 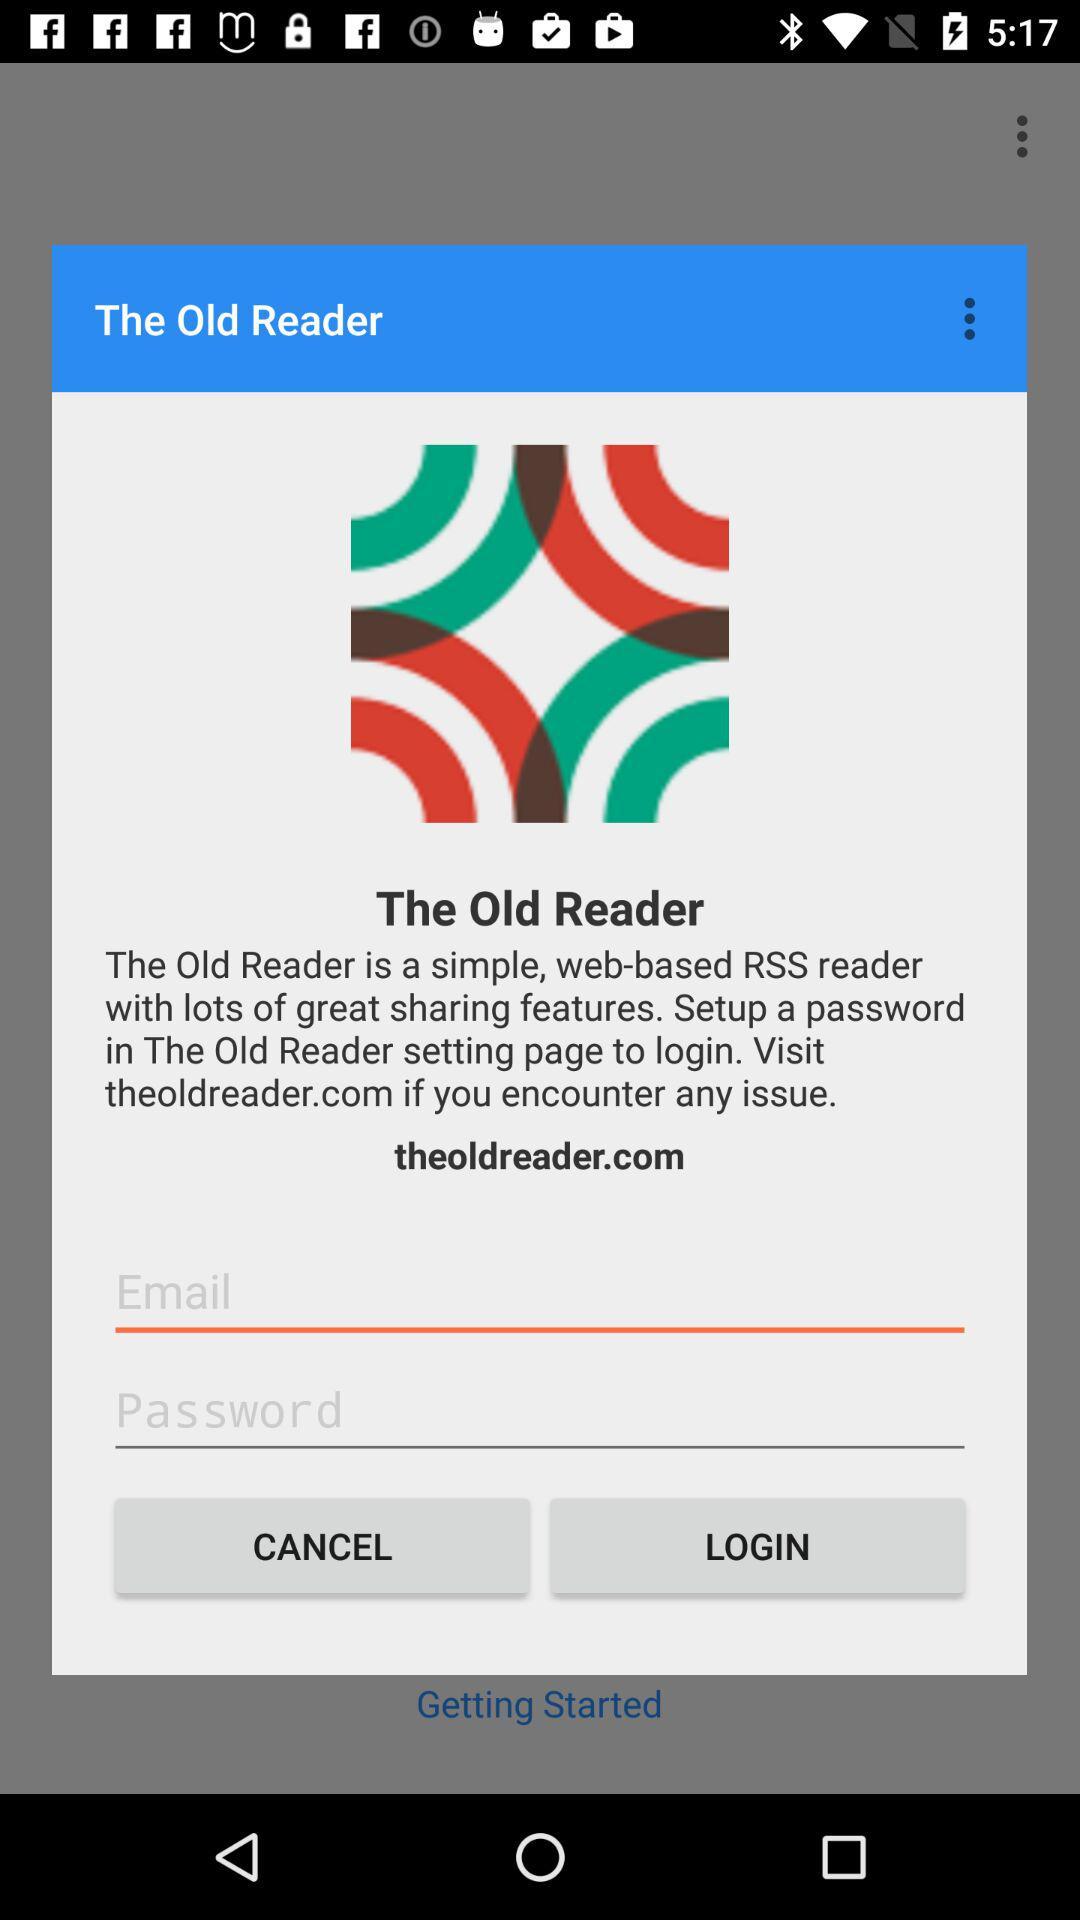 What do you see at coordinates (540, 1409) in the screenshot?
I see `password button` at bounding box center [540, 1409].